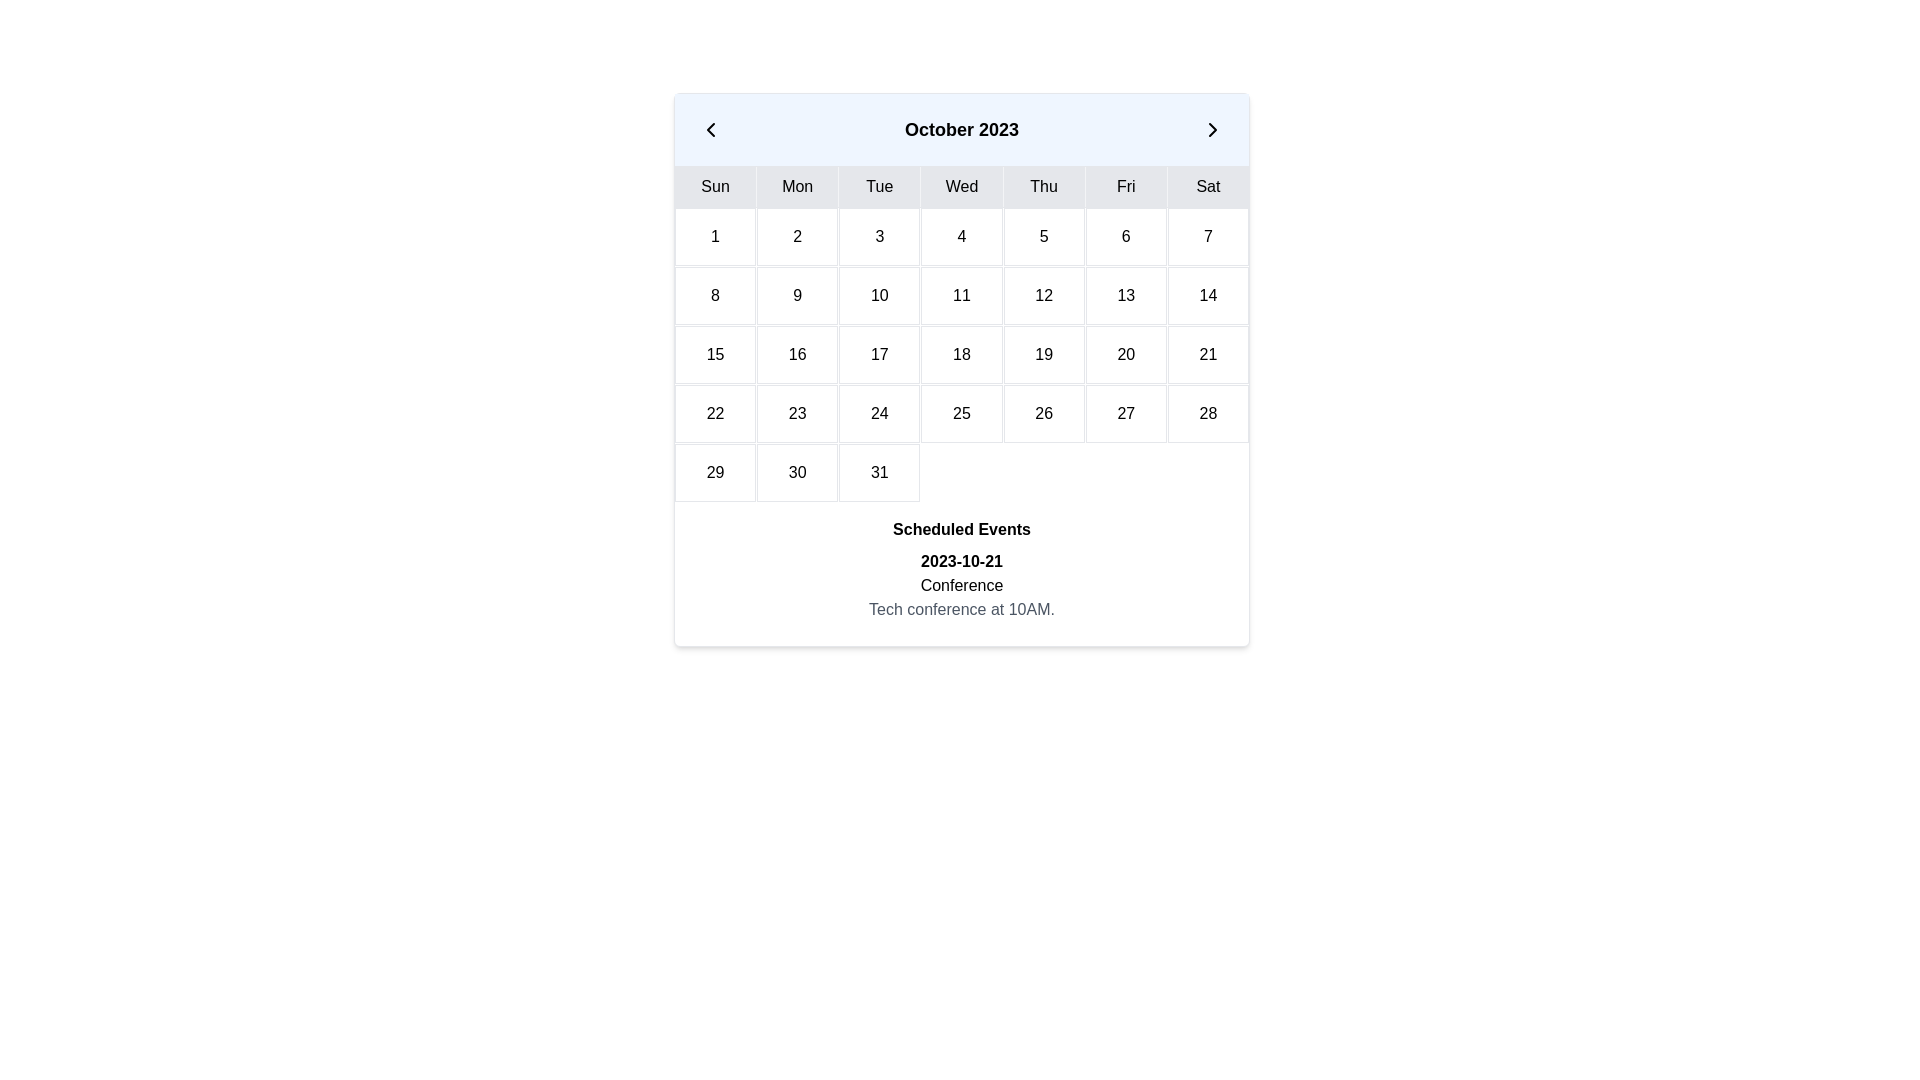 This screenshot has width=1920, height=1080. Describe the element at coordinates (1043, 235) in the screenshot. I see `the date cell displaying the number '5' in the calendar grid for October 2023` at that location.